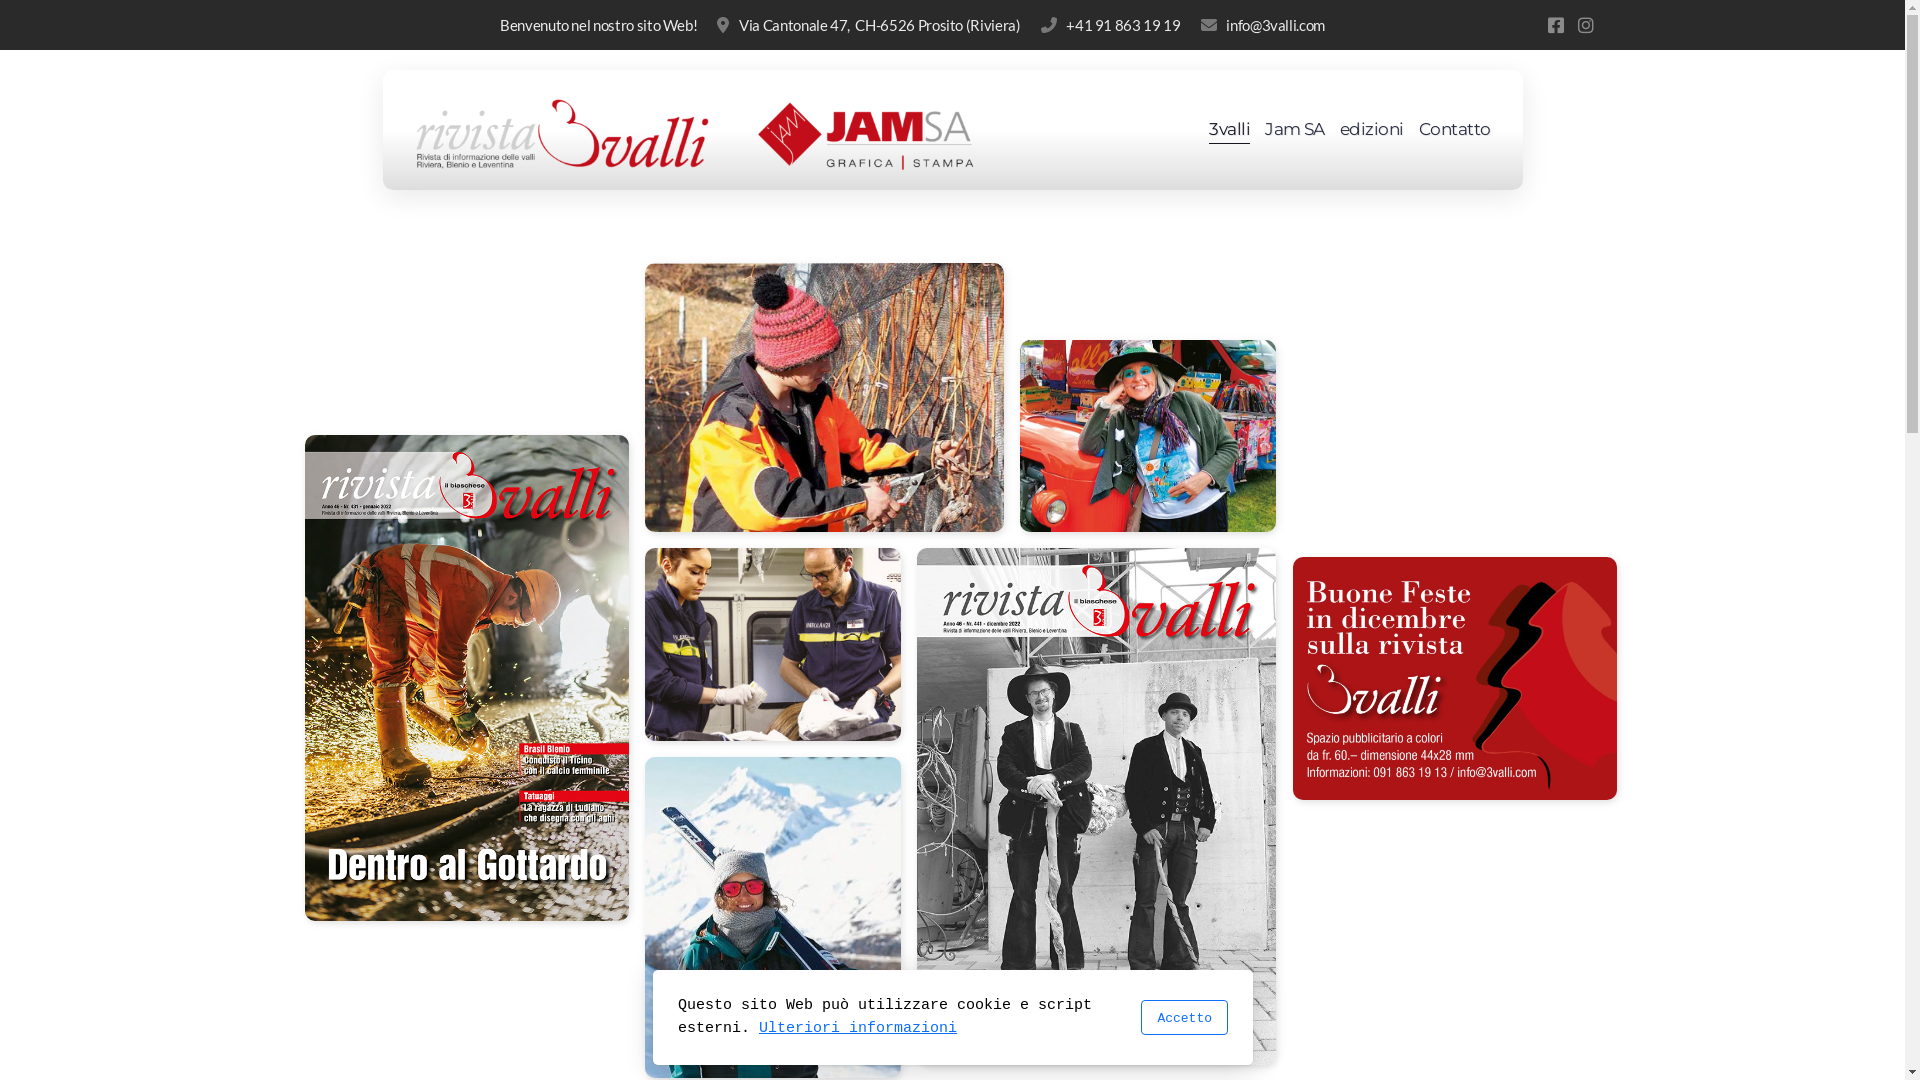 The width and height of the screenshot is (1920, 1080). What do you see at coordinates (868, 24) in the screenshot?
I see `'Via Cantonale 47,  CH-6526 Prosito (Riviera)'` at bounding box center [868, 24].